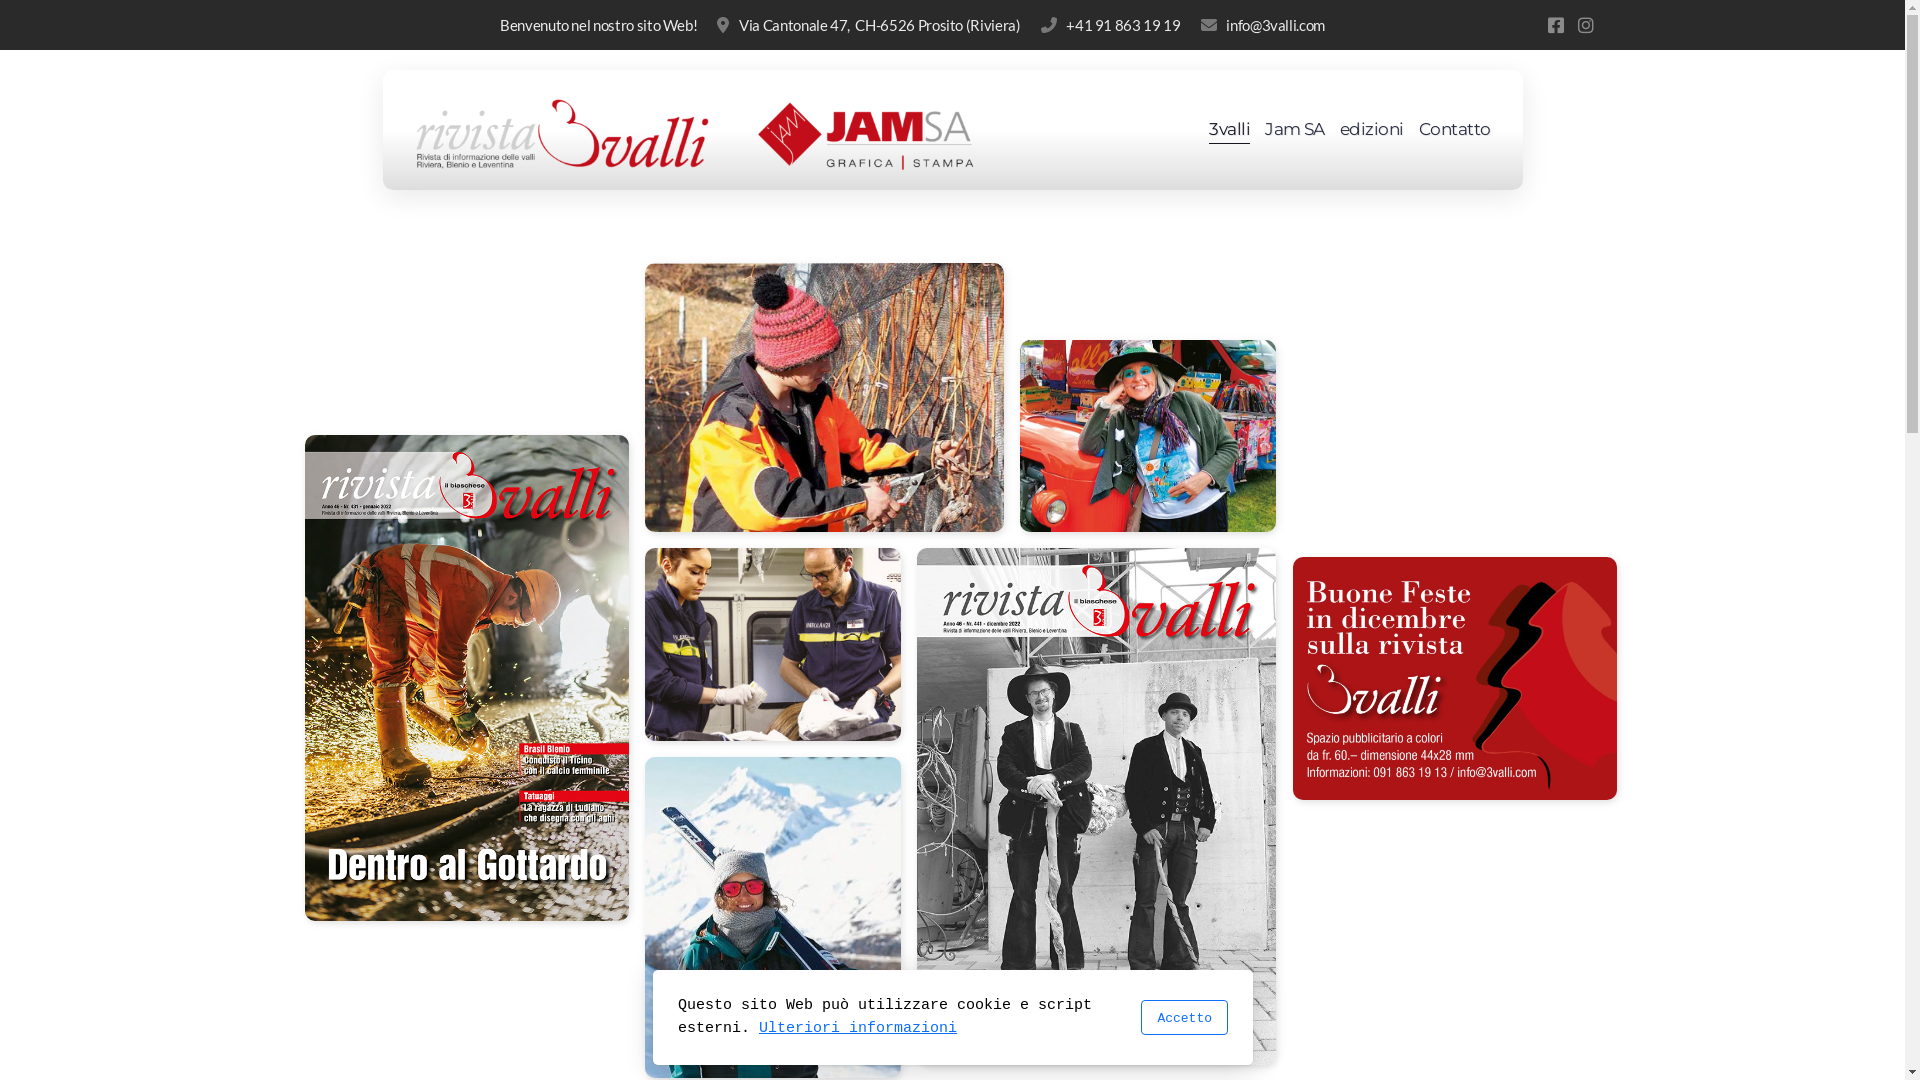 The width and height of the screenshot is (1920, 1080). What do you see at coordinates (868, 24) in the screenshot?
I see `'Via Cantonale 47,  CH-6526 Prosito (Riviera)'` at bounding box center [868, 24].